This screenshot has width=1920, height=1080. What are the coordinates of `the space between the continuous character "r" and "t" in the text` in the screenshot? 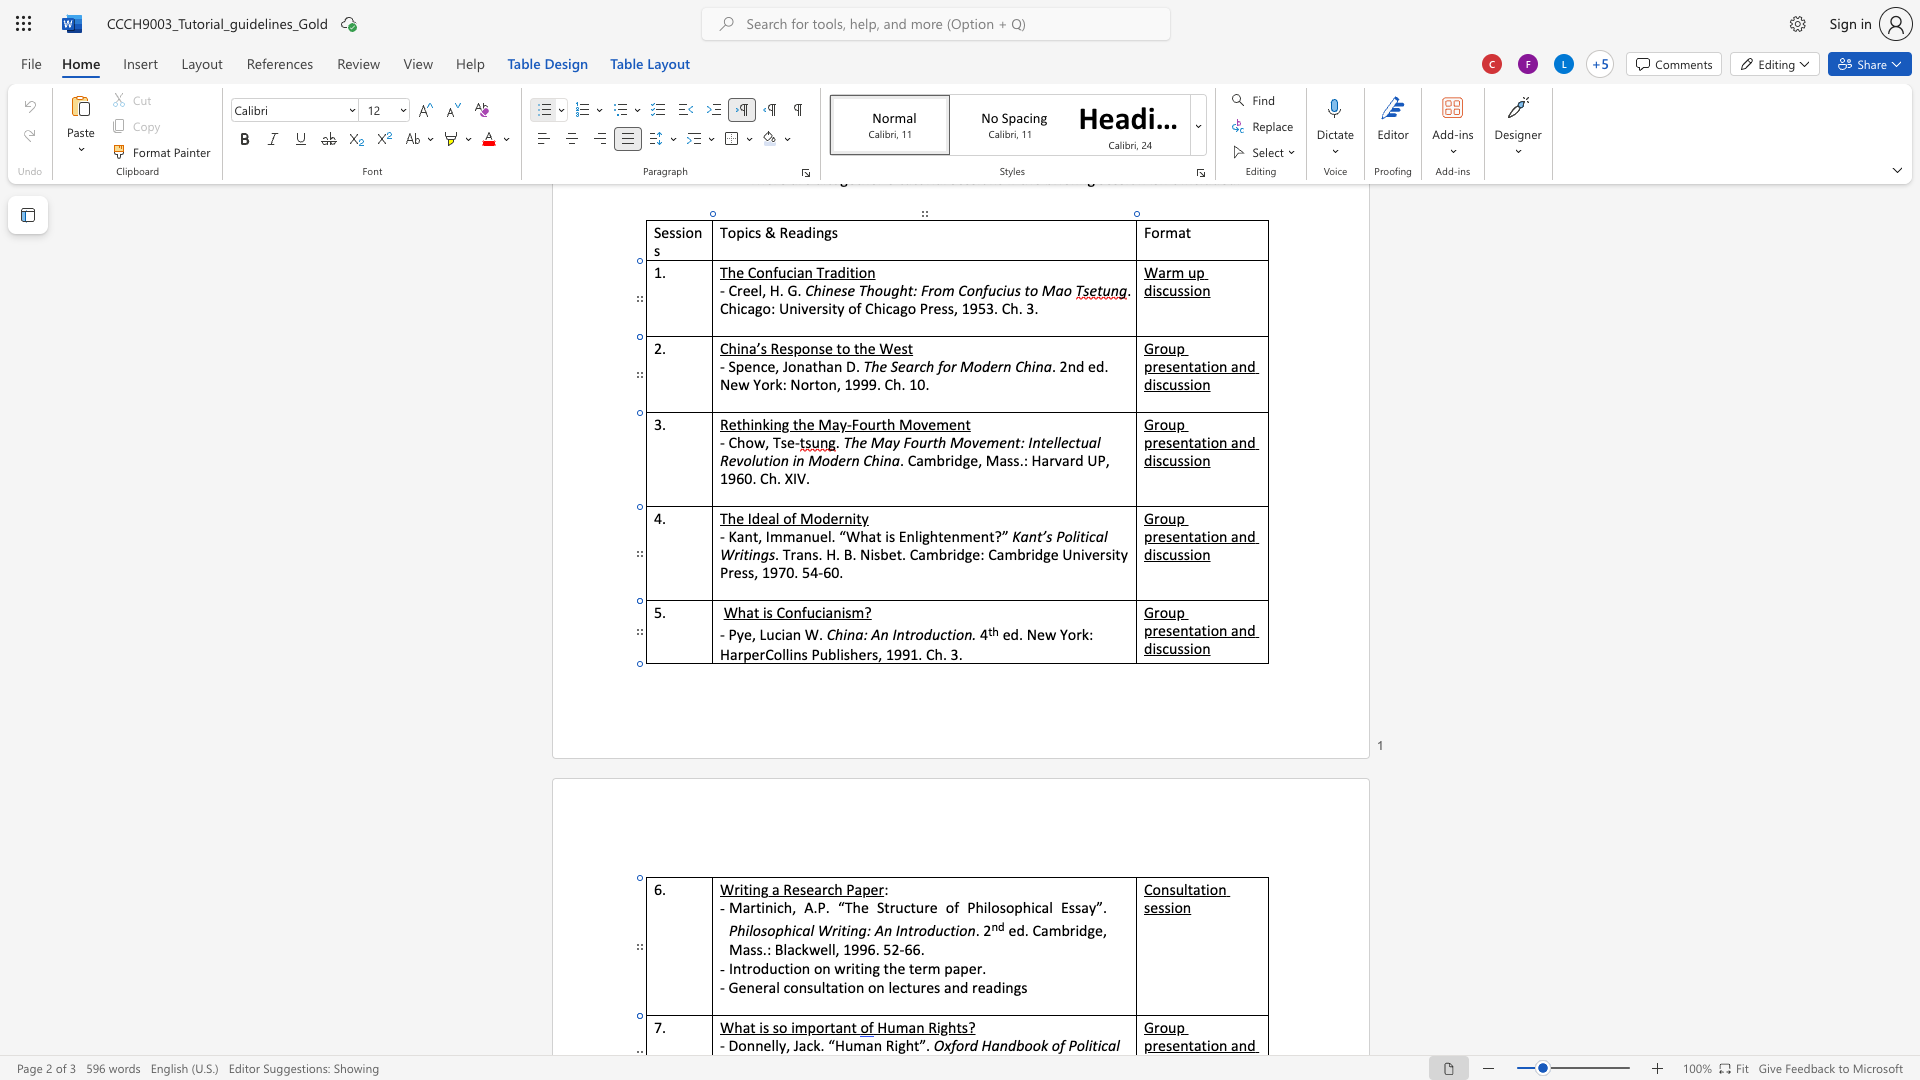 It's located at (830, 1027).